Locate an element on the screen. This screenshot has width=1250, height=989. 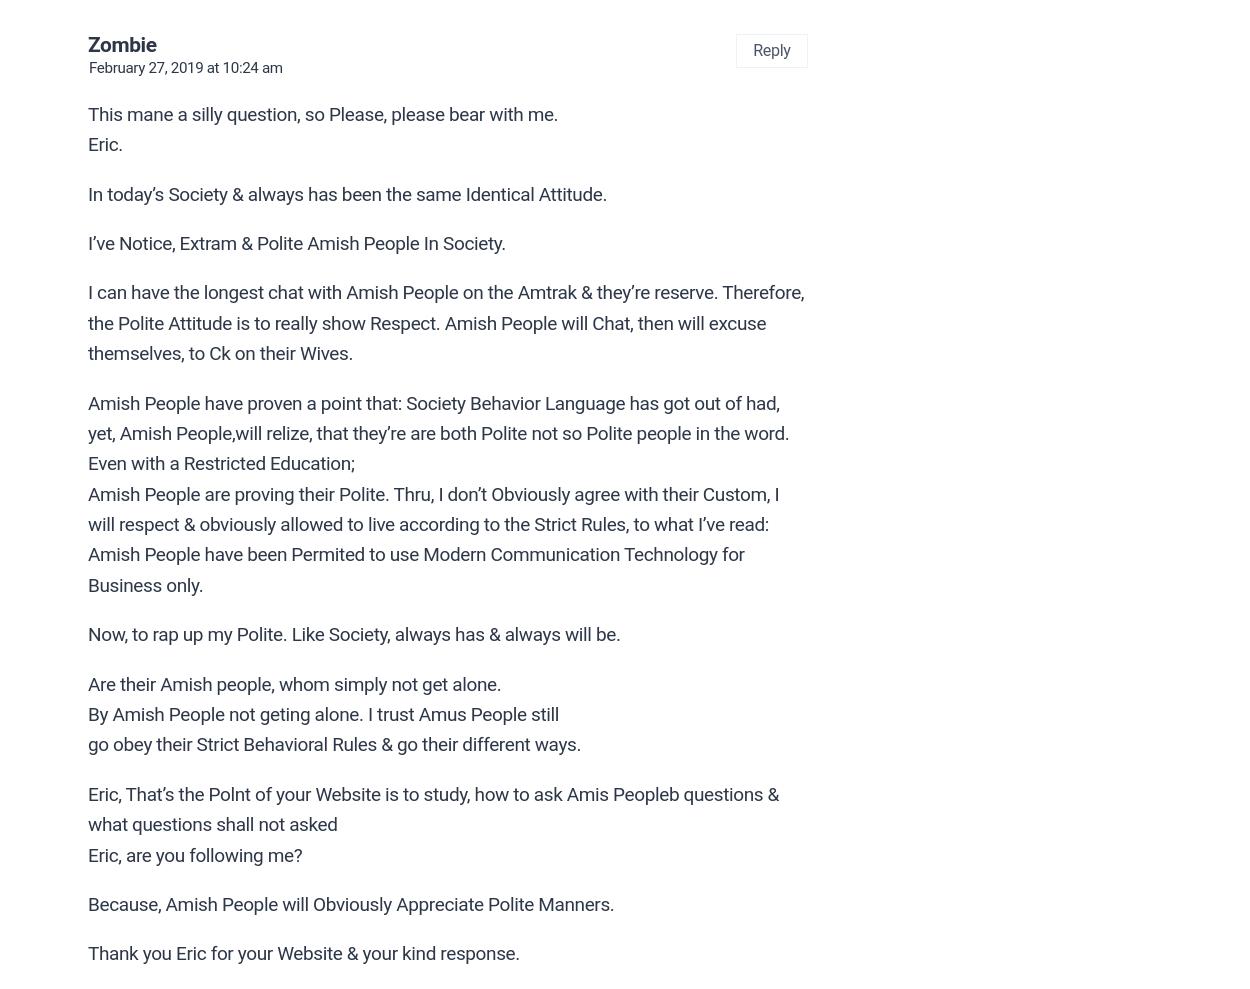
'Now, to rap up my Polite. Like Society, always has & always will be.' is located at coordinates (353, 634).